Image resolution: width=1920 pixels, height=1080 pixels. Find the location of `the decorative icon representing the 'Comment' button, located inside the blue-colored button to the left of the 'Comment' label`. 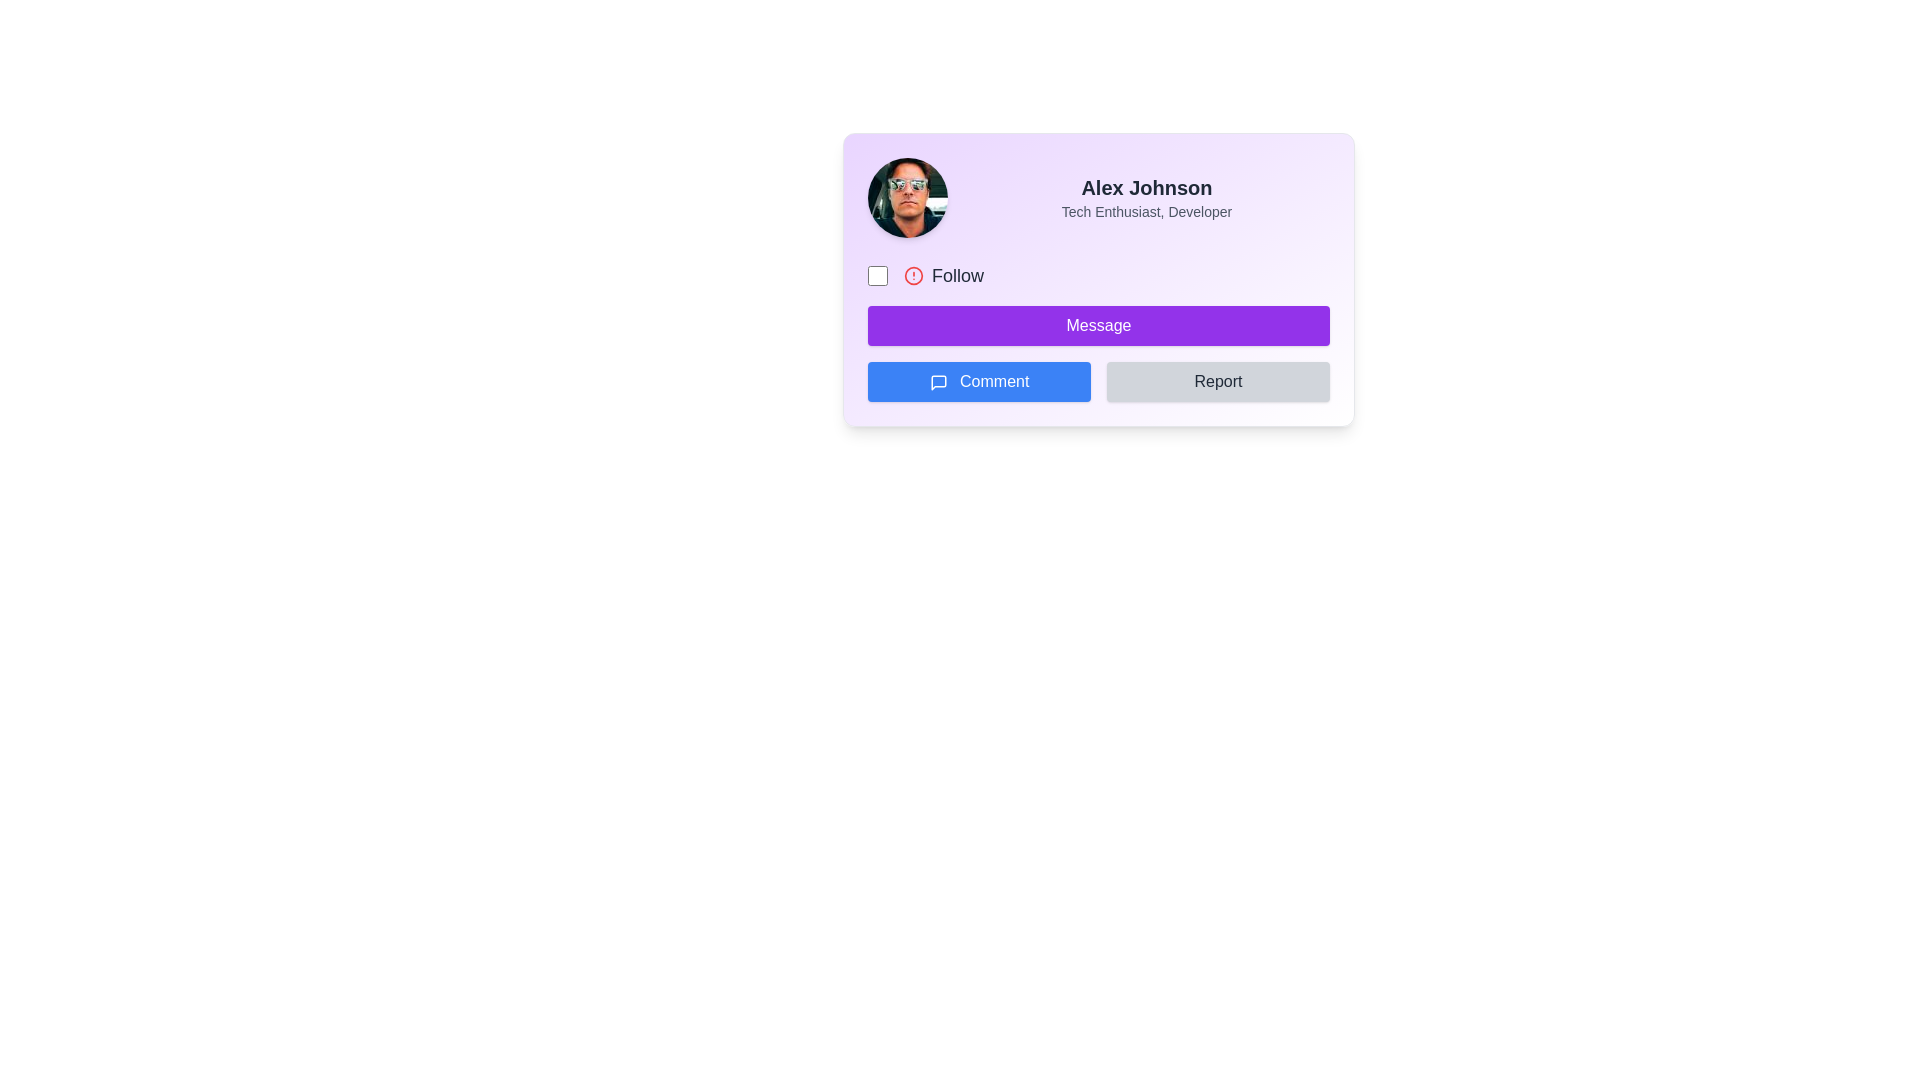

the decorative icon representing the 'Comment' button, located inside the blue-colored button to the left of the 'Comment' label is located at coordinates (937, 382).